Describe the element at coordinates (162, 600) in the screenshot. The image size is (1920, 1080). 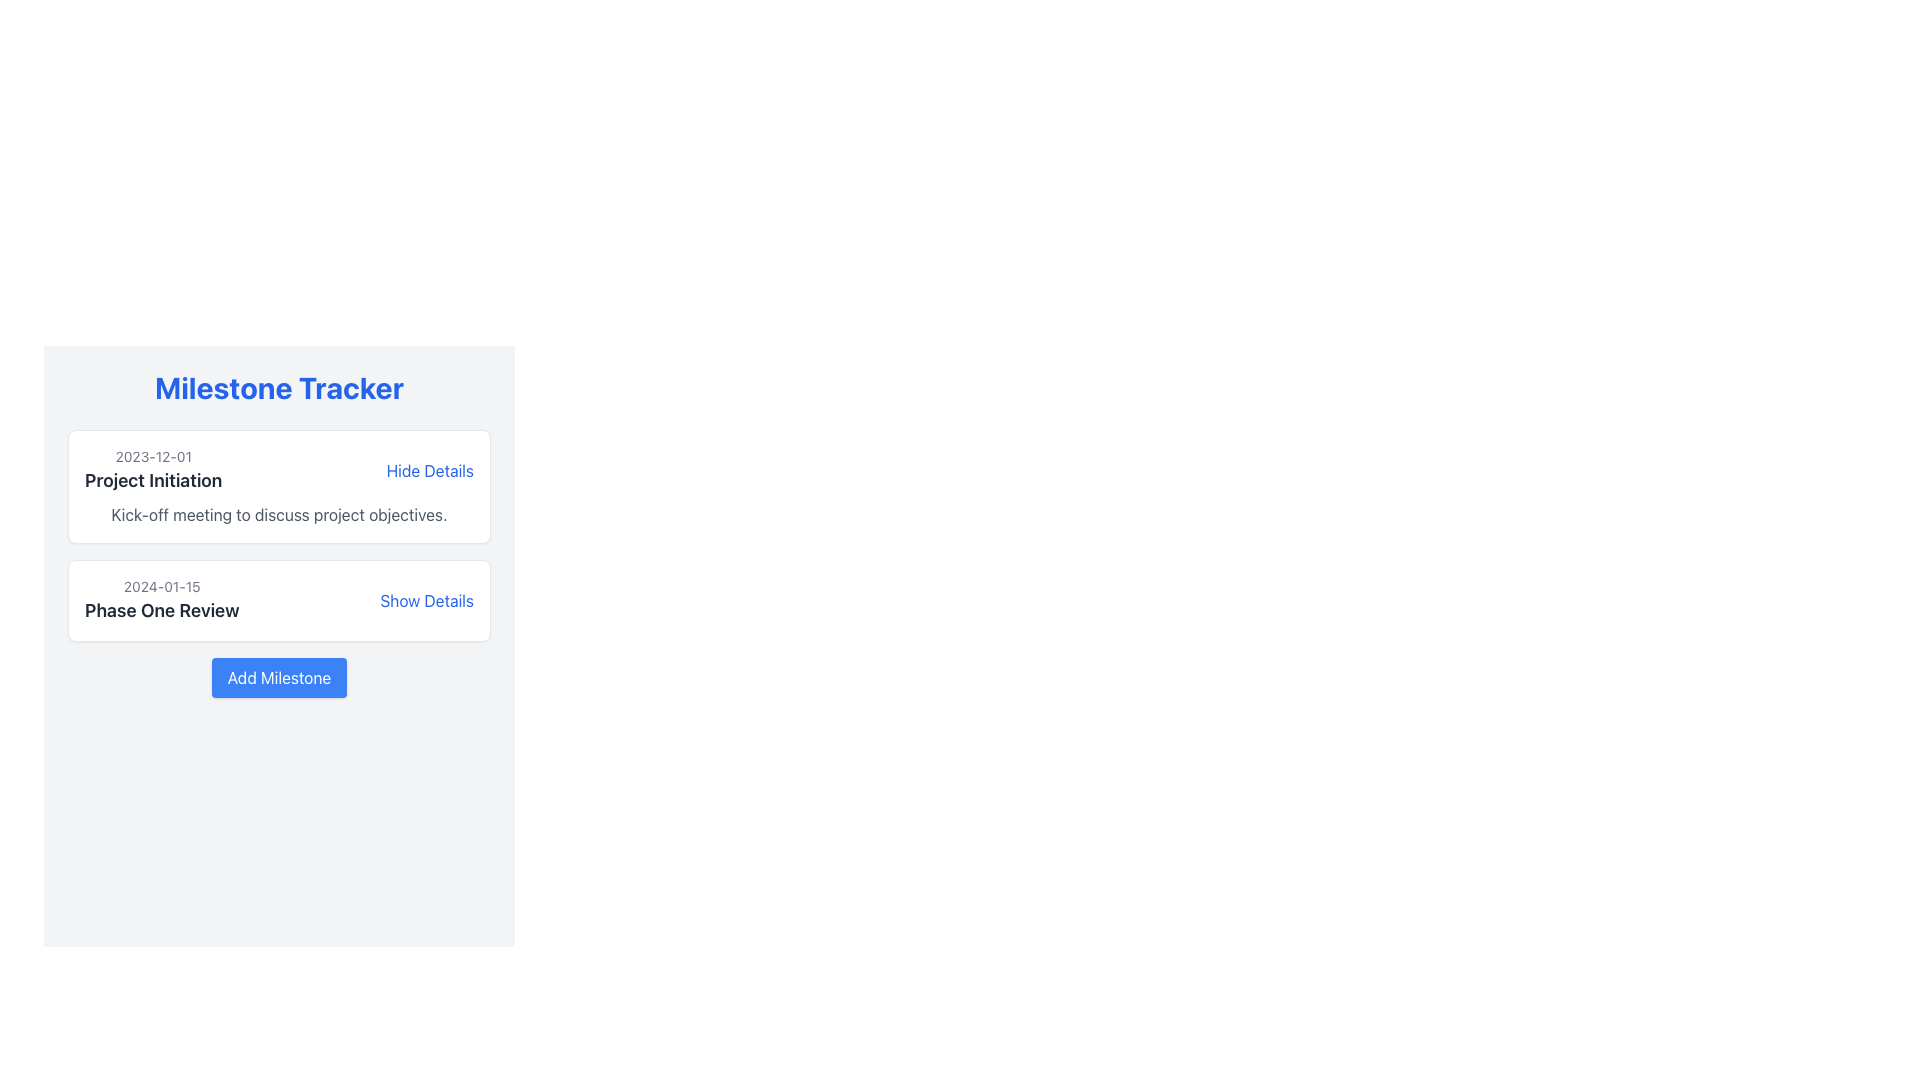
I see `the Text Display that shows the date '2024-01-15' and the larger text 'Phase One Review' located under the heading 'Milestone Tracker'` at that location.